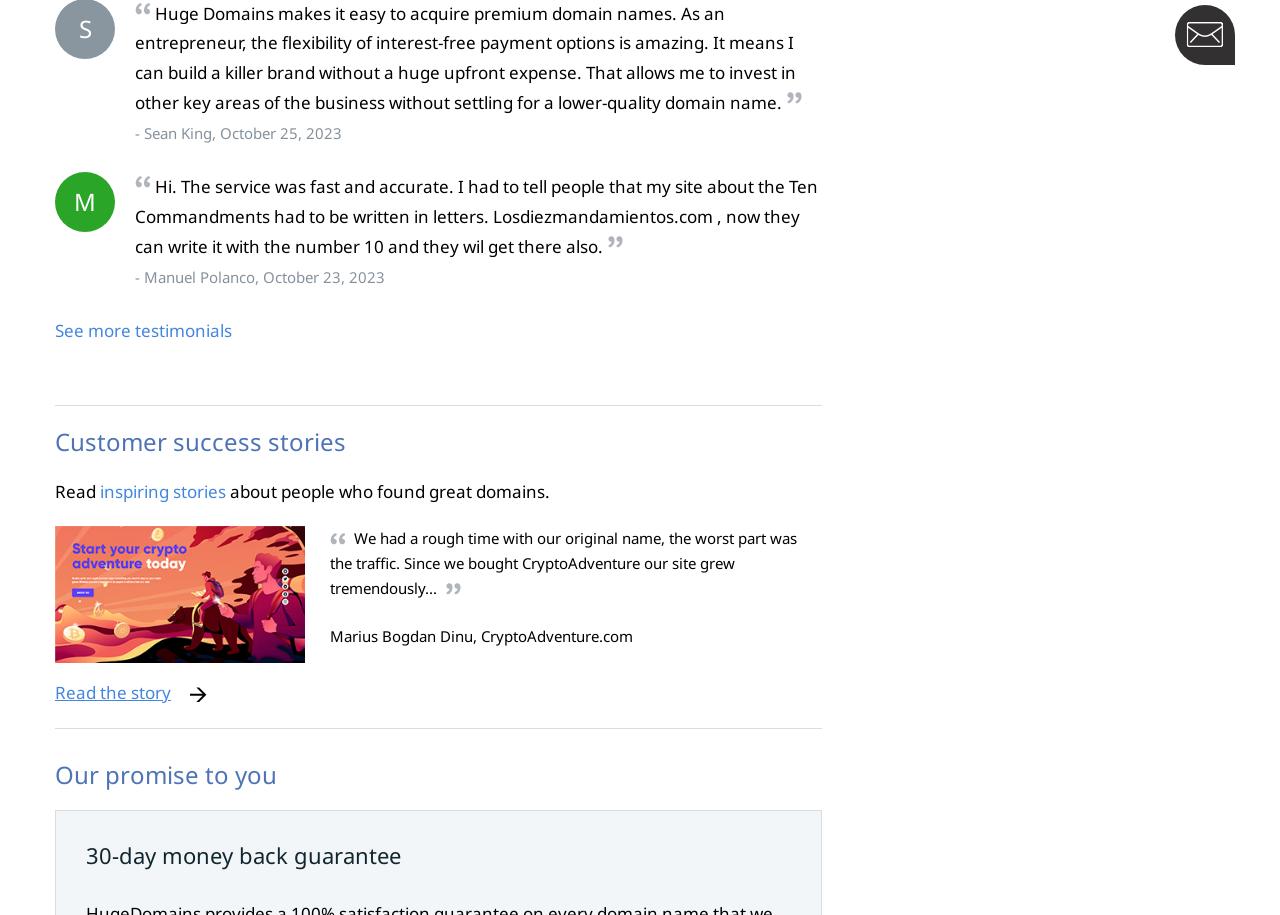 The height and width of the screenshot is (915, 1280). I want to click on 'Our promise to you', so click(166, 772).